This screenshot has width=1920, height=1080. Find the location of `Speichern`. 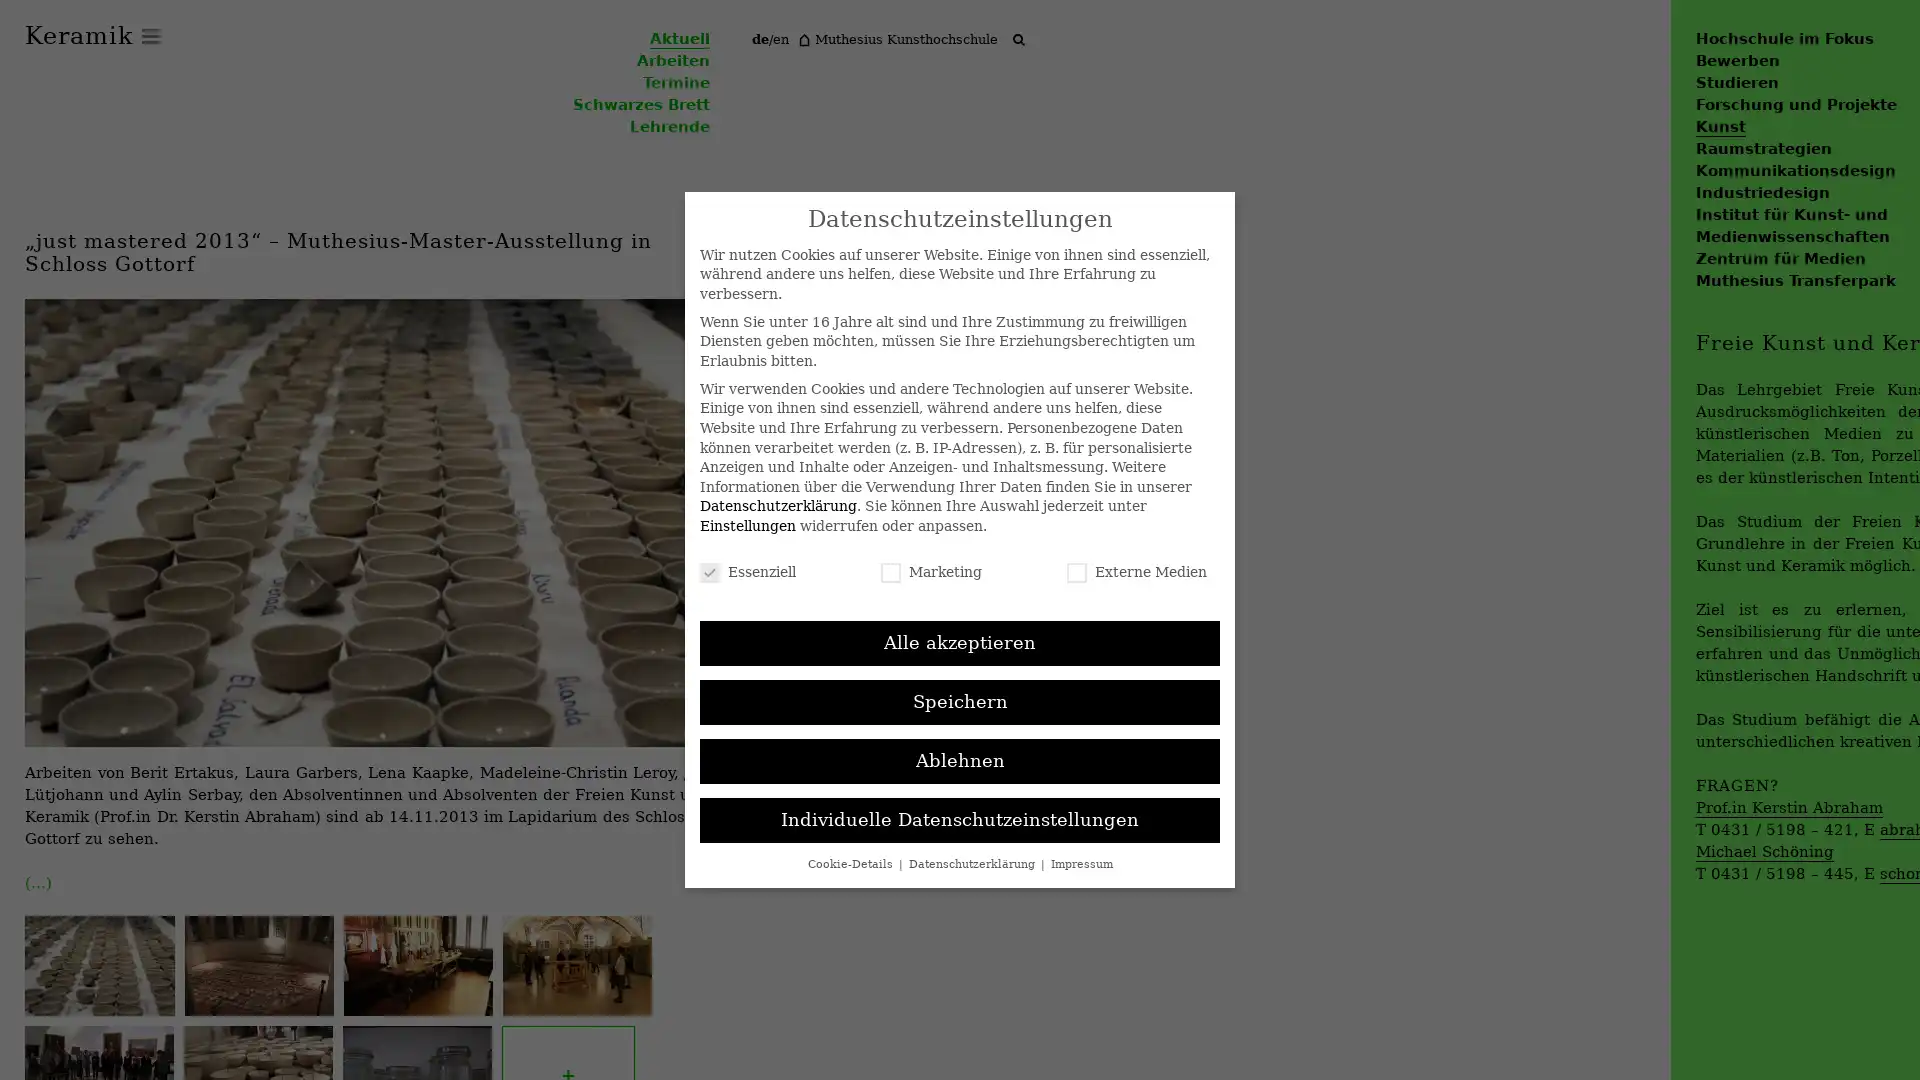

Speichern is located at coordinates (960, 701).